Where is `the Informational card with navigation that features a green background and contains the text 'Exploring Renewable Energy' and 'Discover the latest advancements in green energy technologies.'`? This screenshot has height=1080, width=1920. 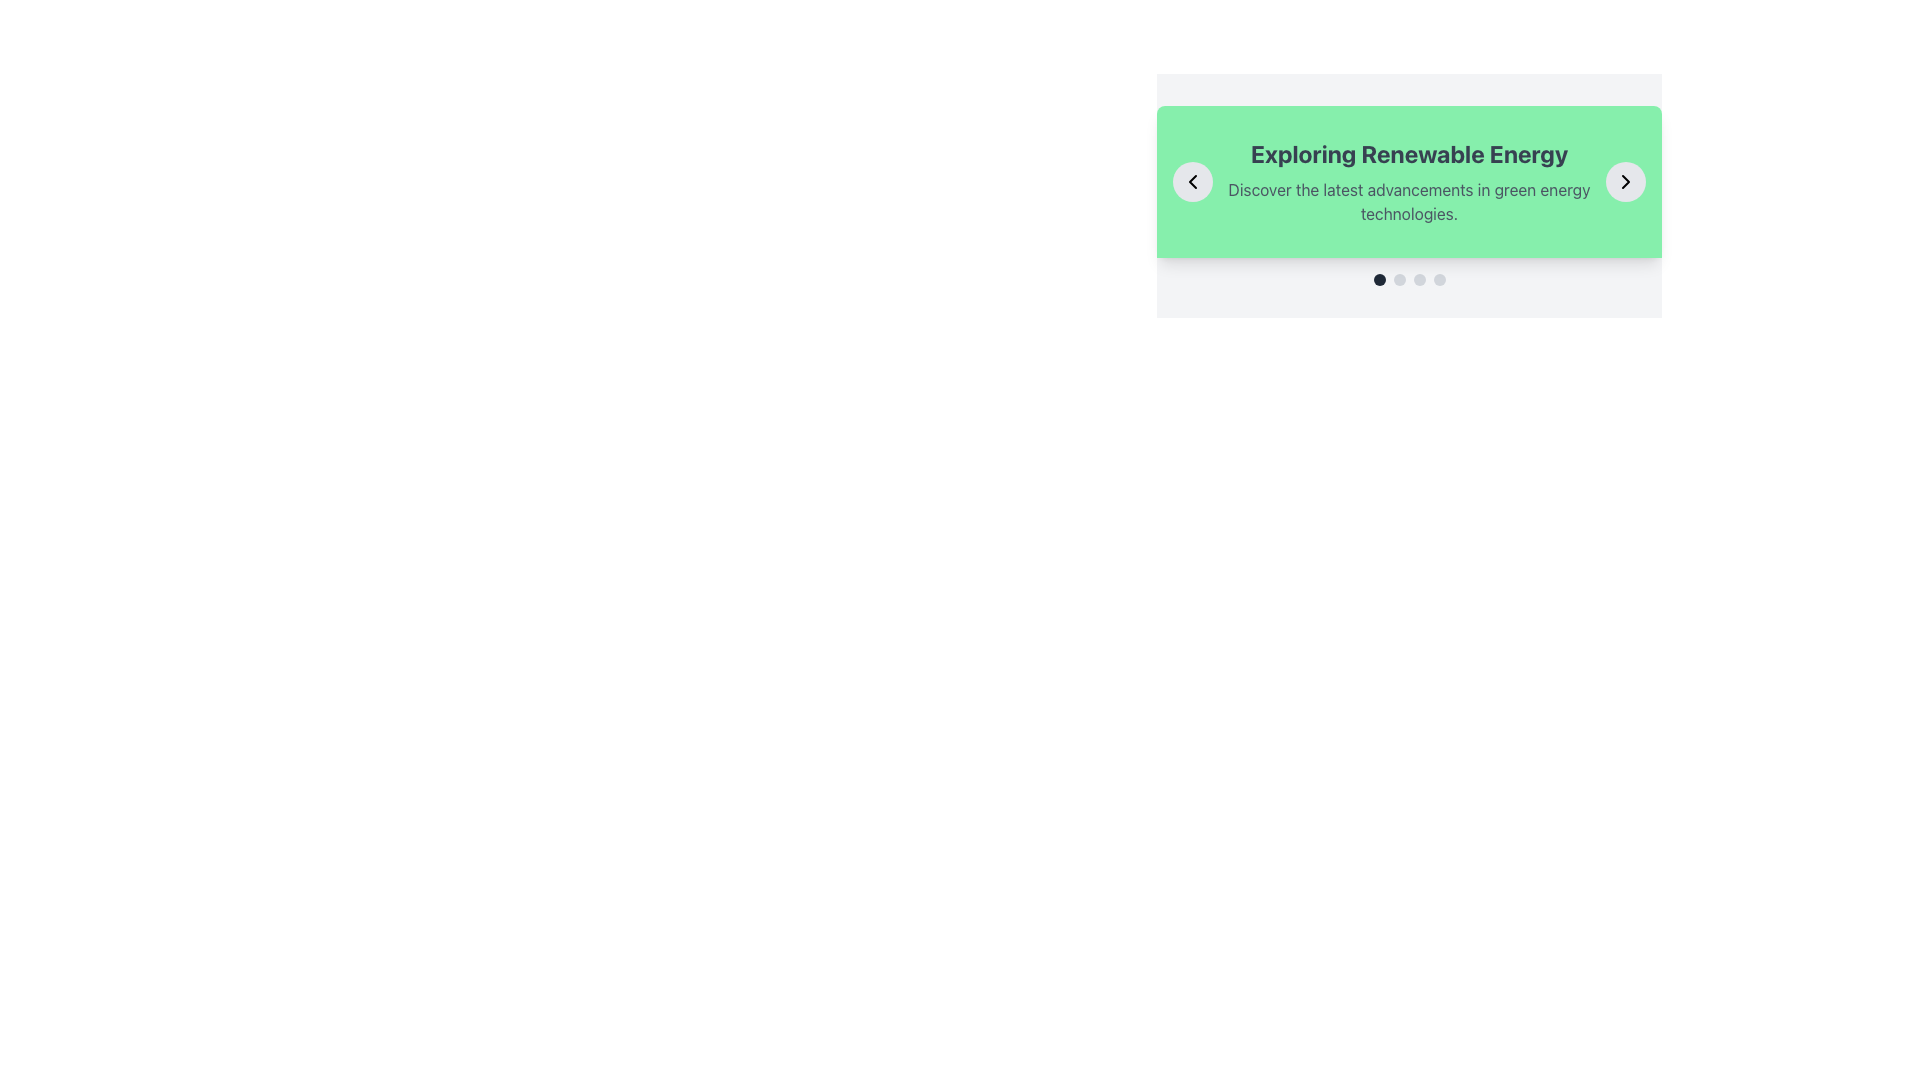 the Informational card with navigation that features a green background and contains the text 'Exploring Renewable Energy' and 'Discover the latest advancements in green energy technologies.' is located at coordinates (1408, 181).